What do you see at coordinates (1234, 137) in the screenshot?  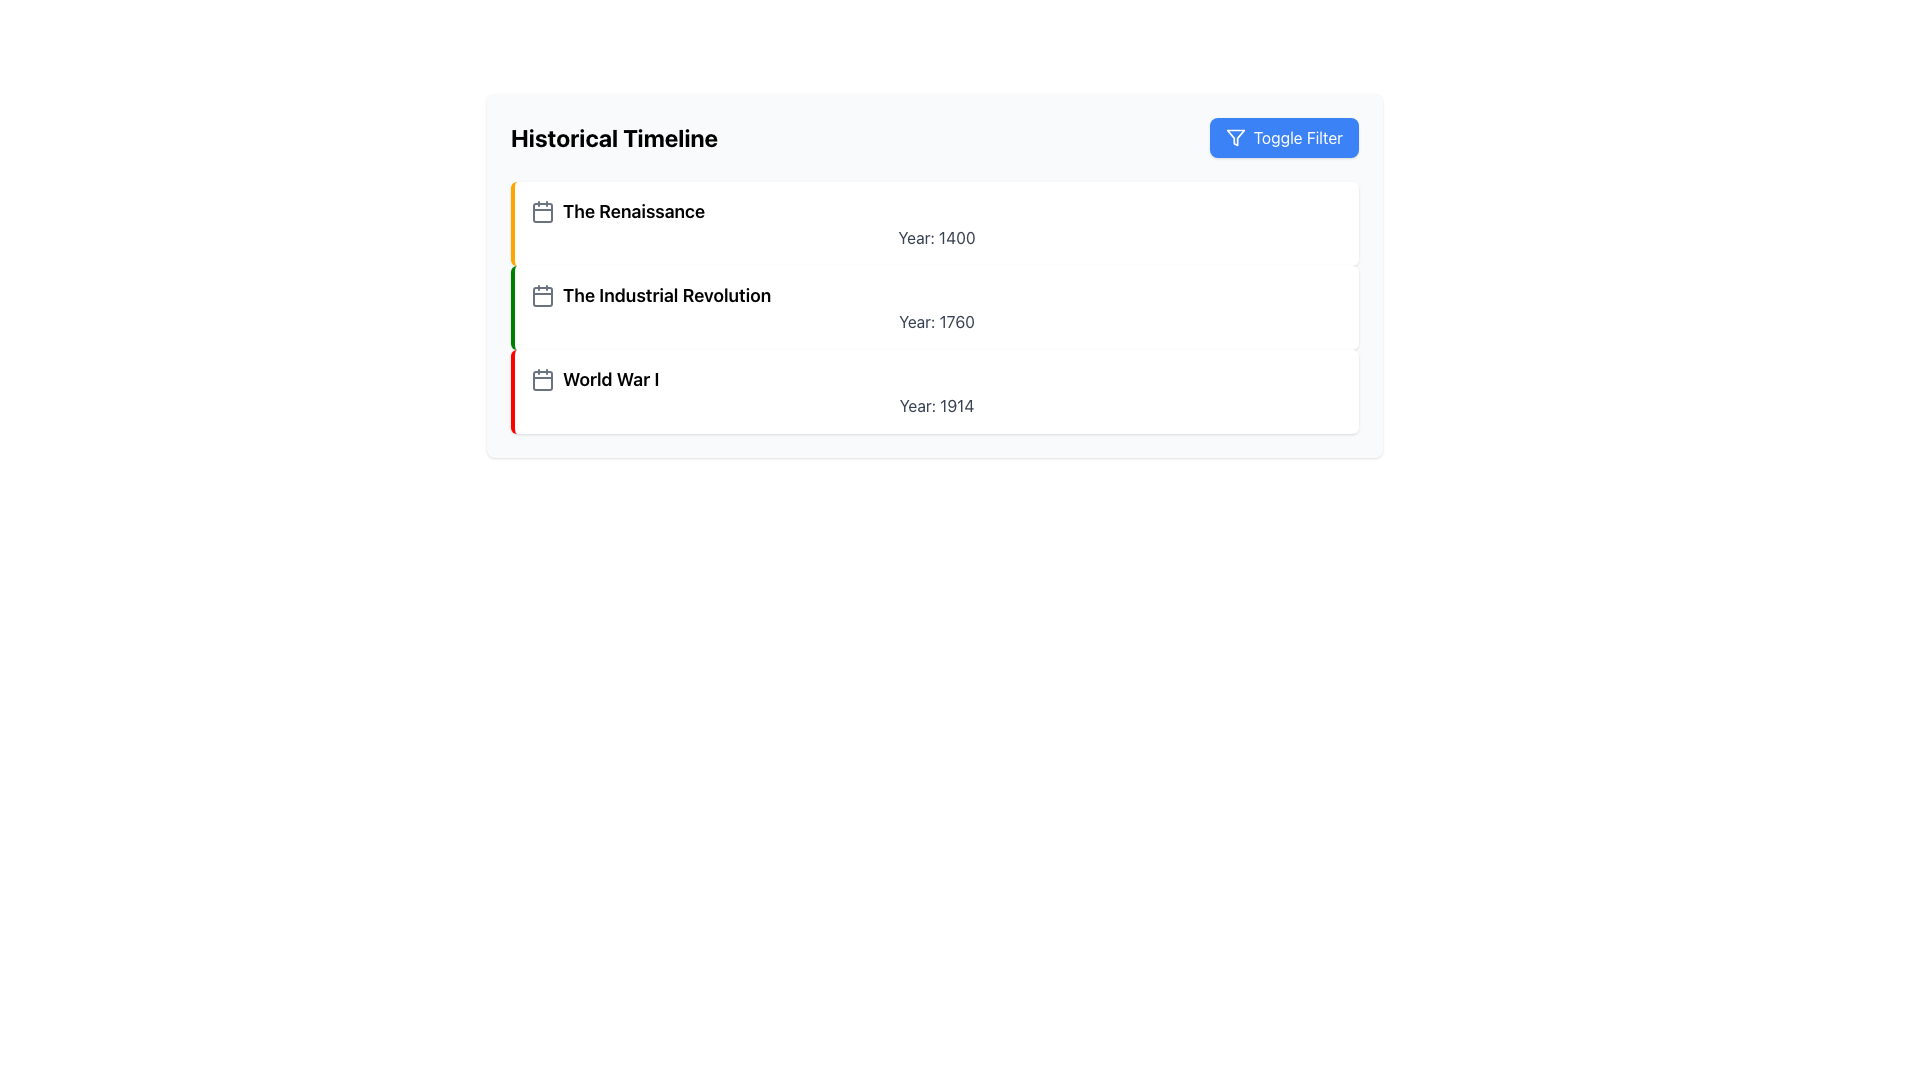 I see `the filtering icon within the 'Toggle Filter' button located at the top right section of the main timeline interface` at bounding box center [1234, 137].